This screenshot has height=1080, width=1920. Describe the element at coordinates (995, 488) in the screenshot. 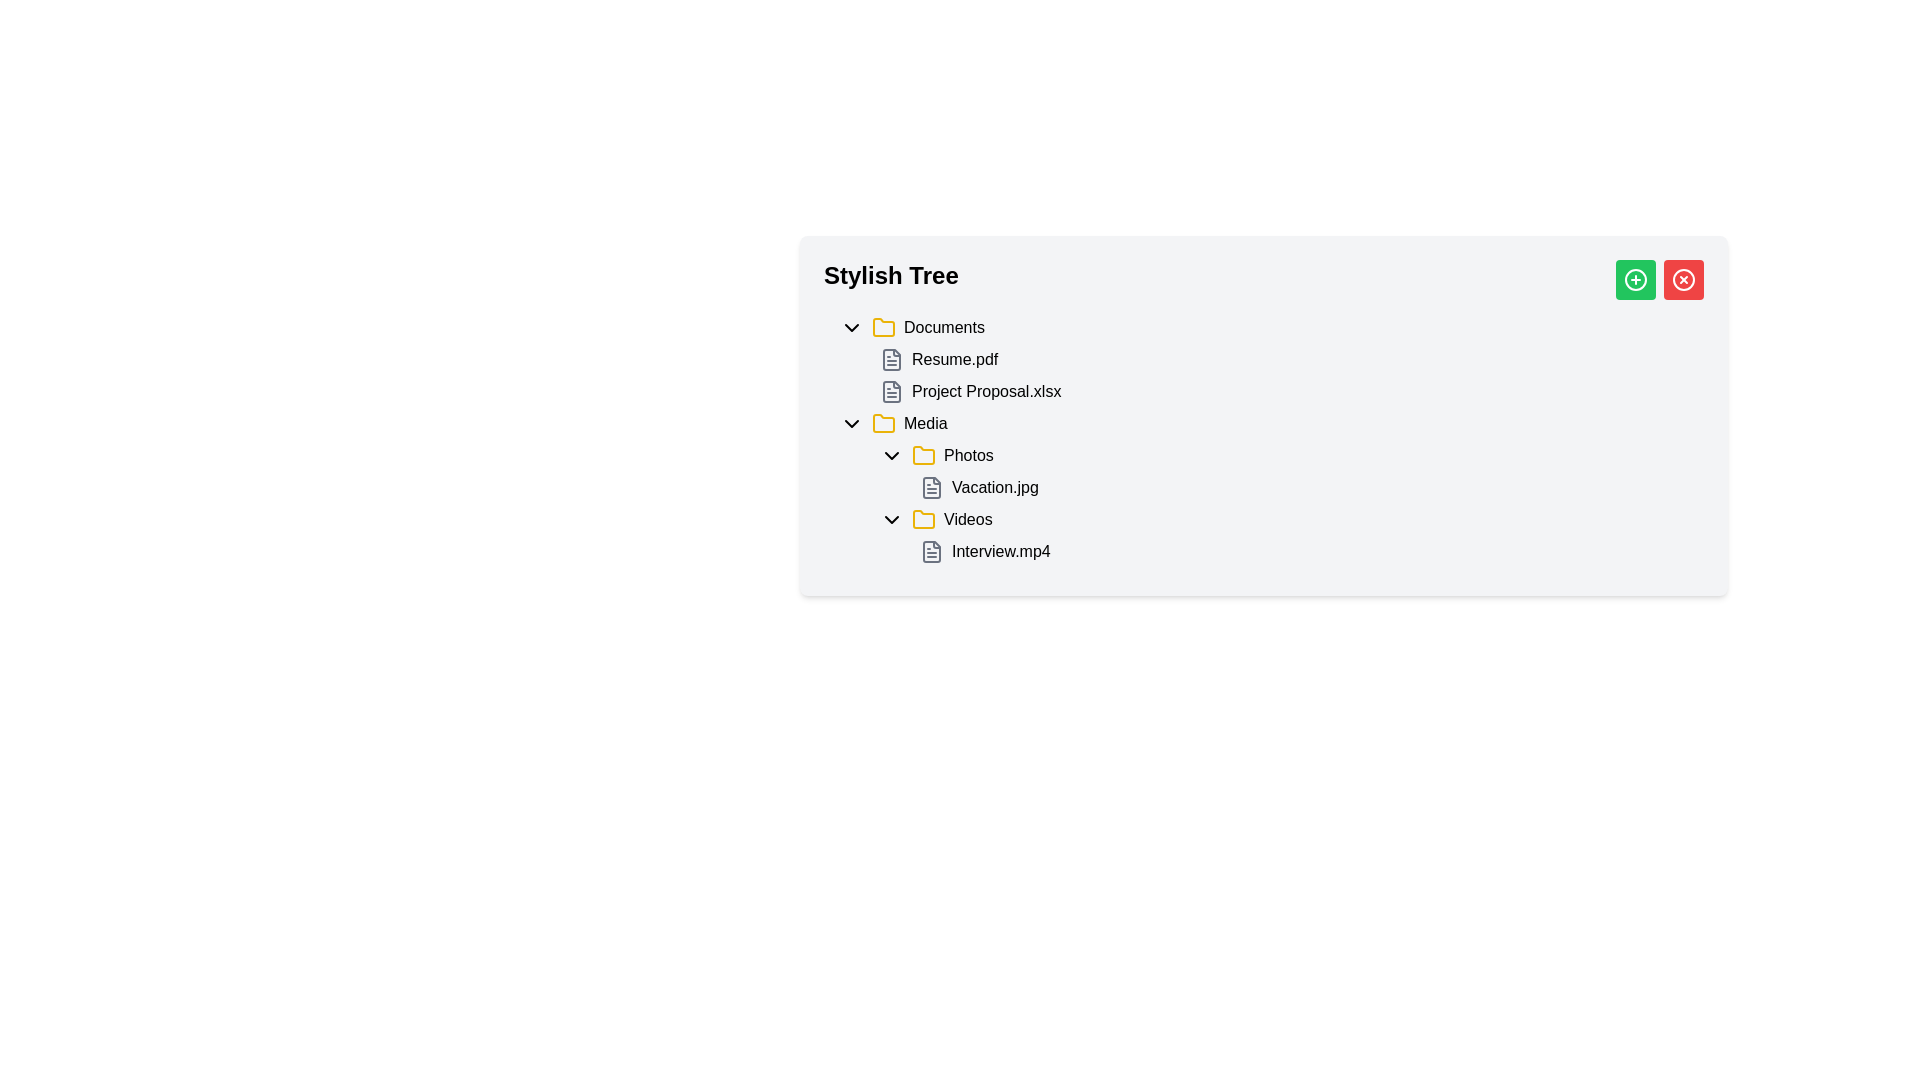

I see `the text label displaying 'Vacation.jpg' located in the 'Photos' folder under the 'Media' folder in the tree view` at that location.